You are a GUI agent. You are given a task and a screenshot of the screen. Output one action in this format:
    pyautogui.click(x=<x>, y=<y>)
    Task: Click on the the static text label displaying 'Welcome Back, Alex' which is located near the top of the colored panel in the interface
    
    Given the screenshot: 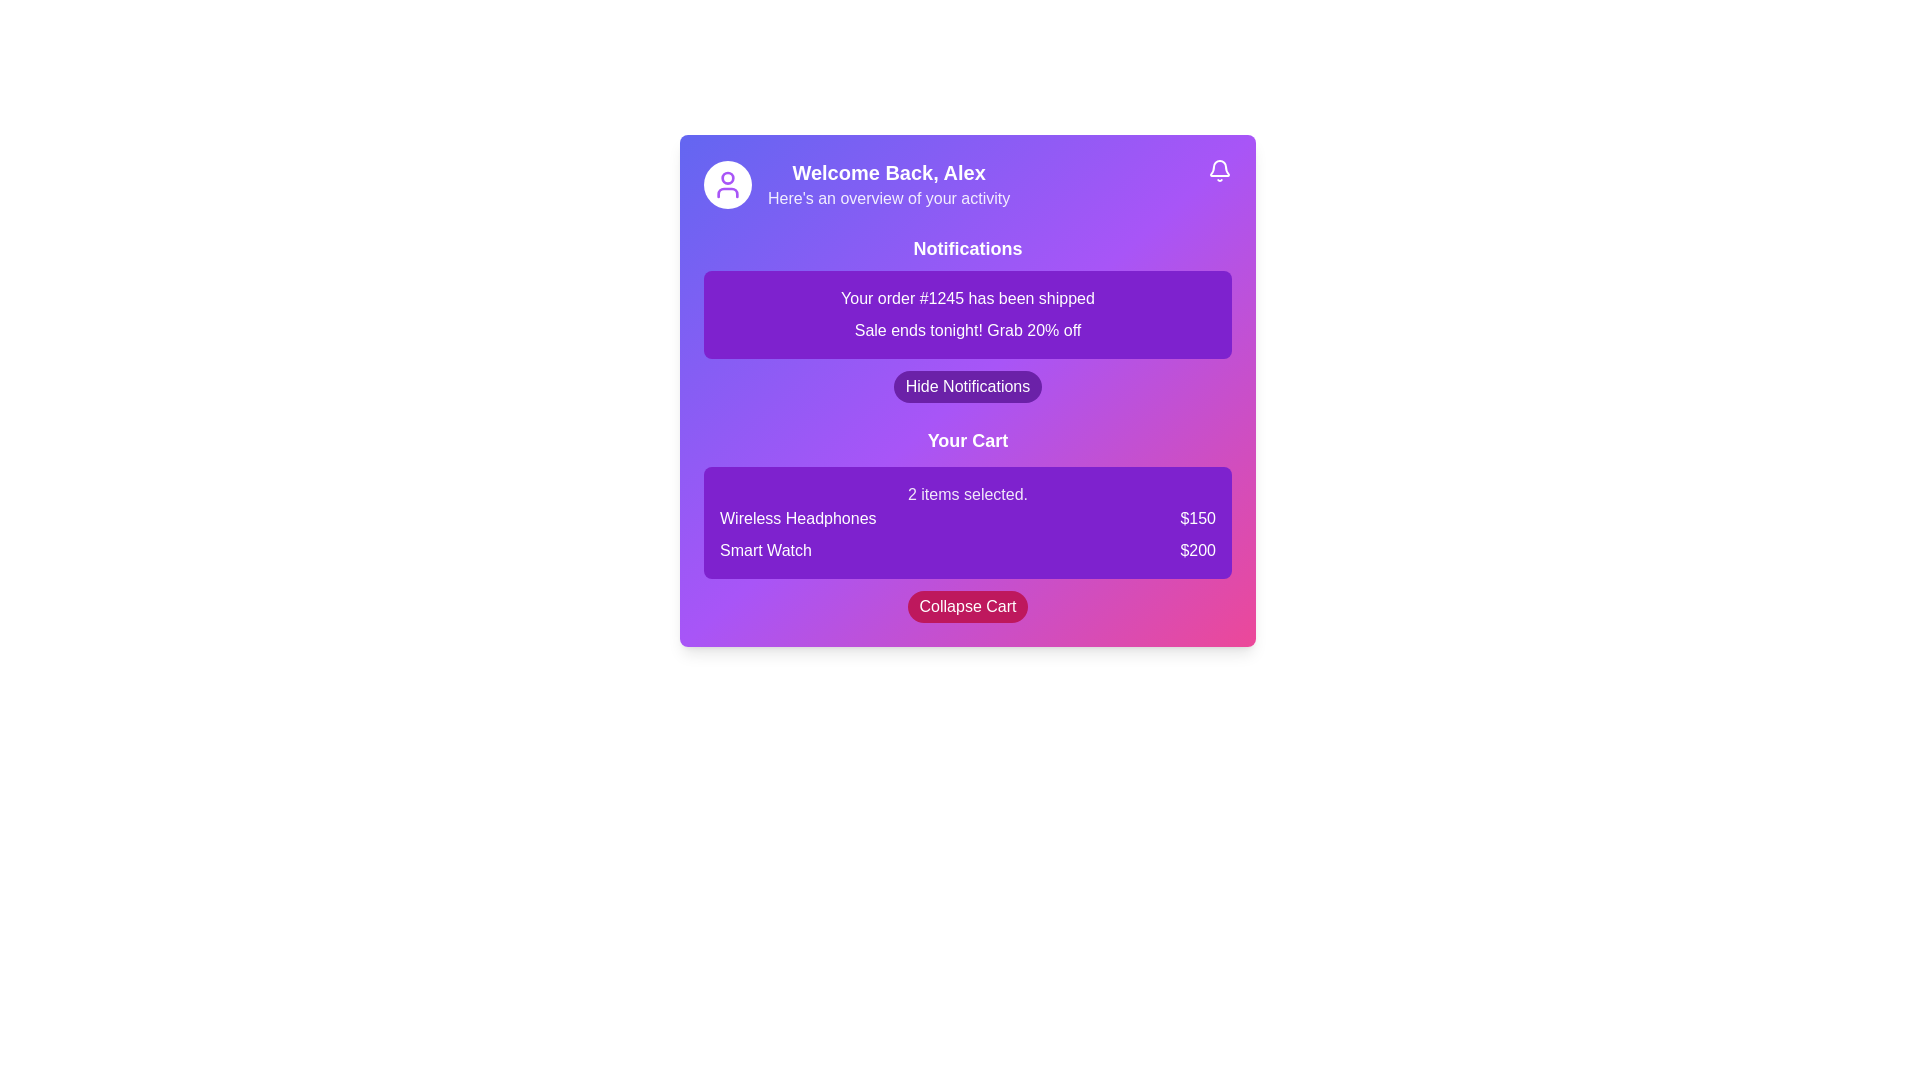 What is the action you would take?
    pyautogui.click(x=888, y=172)
    